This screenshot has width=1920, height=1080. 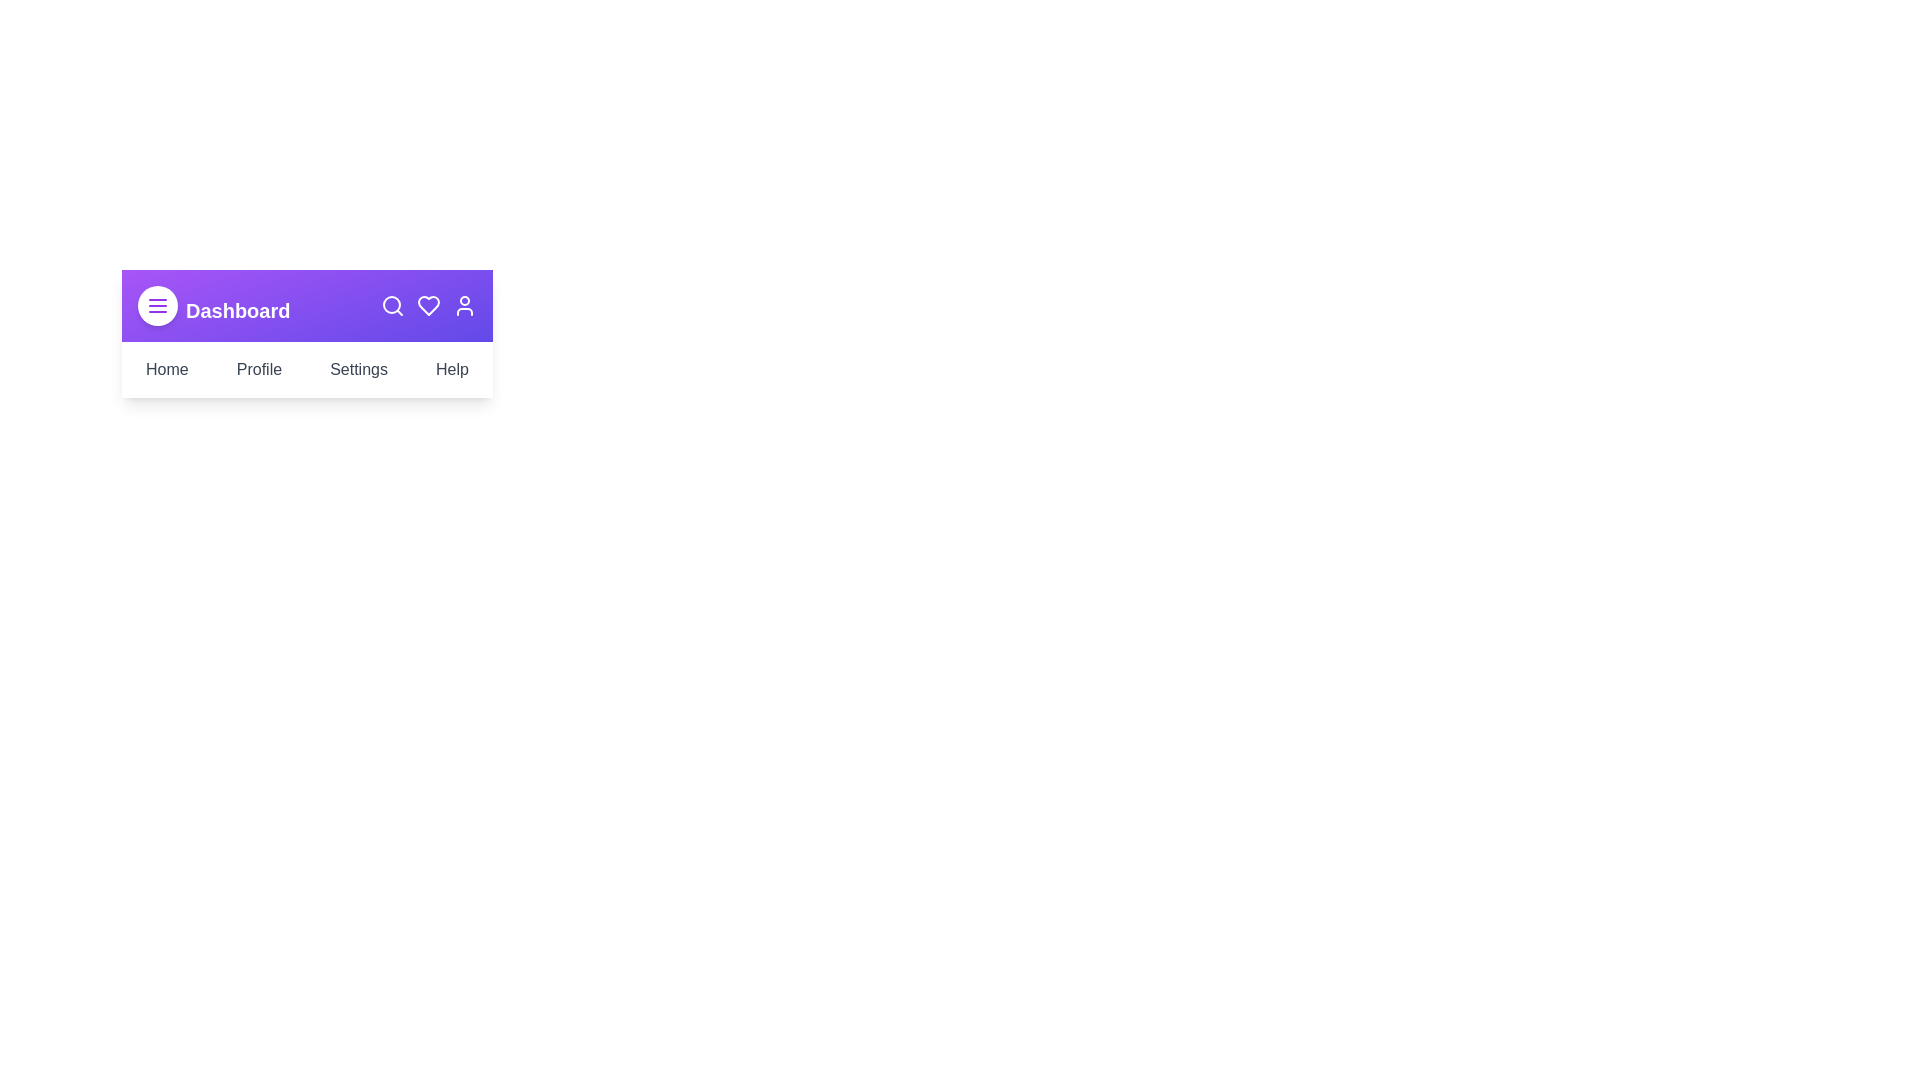 I want to click on the Settings menu item in the navigation menu, so click(x=359, y=370).